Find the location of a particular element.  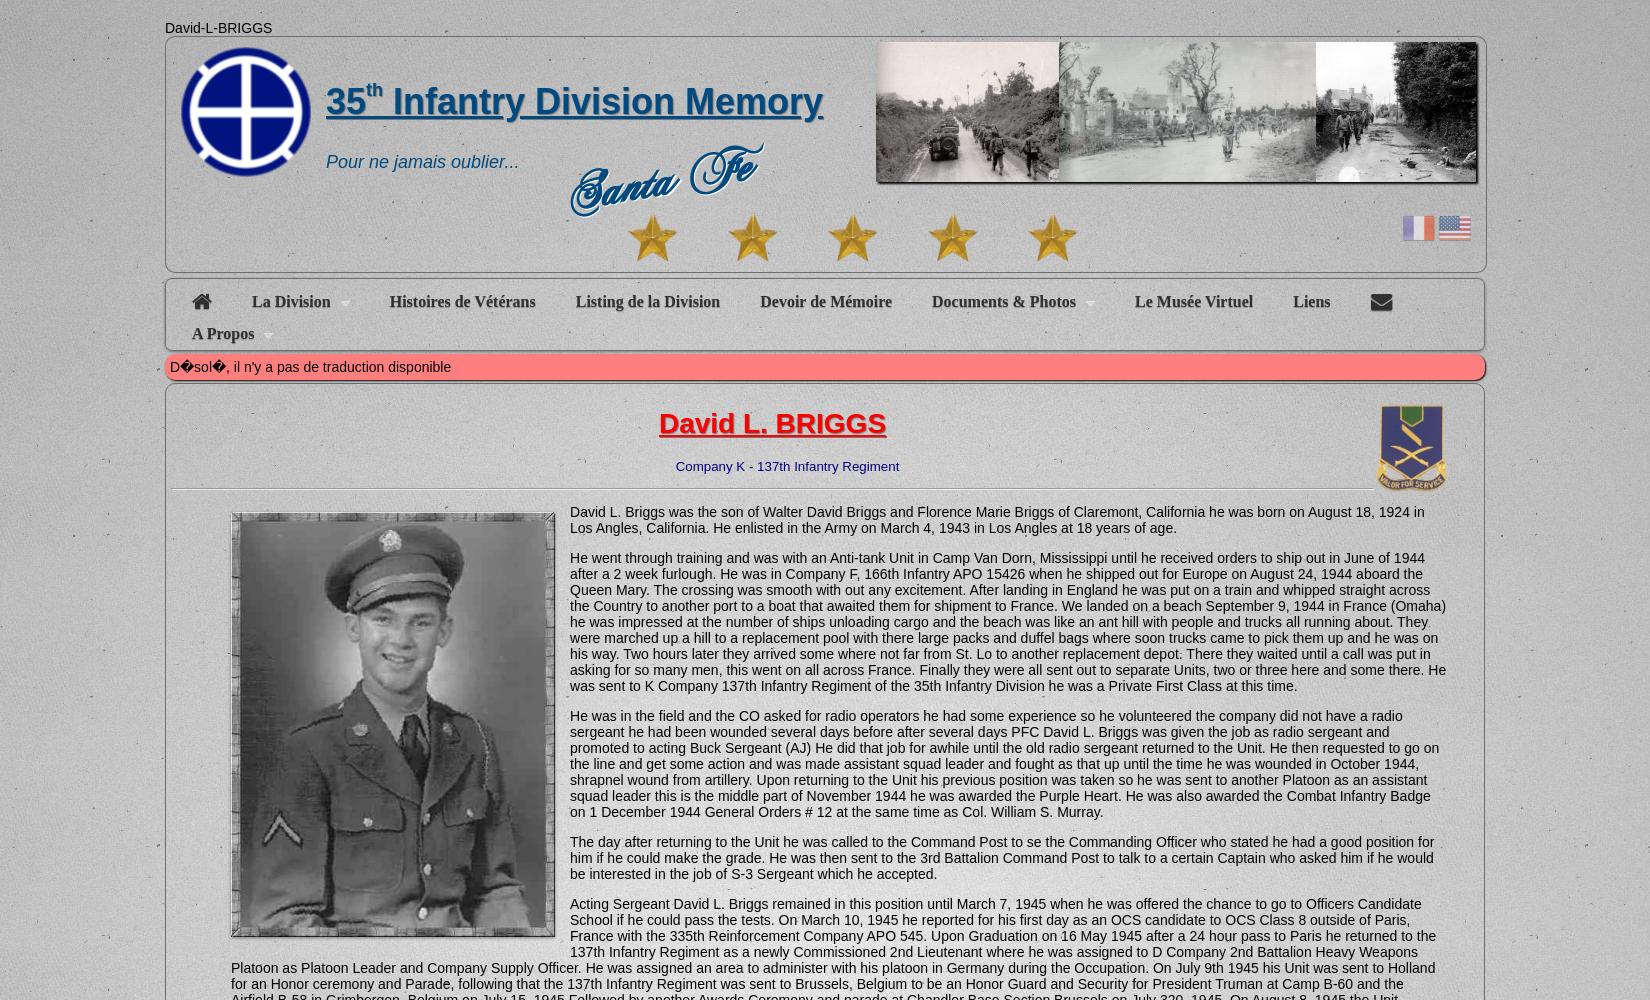

'He went through training and was with an Anti-tank Unit in Camp Van Dorn, Mississippi until he received orders to ship out in June of 1944 after a 2 week furlough. He was in Company F, 166th Infantry APO 15426 when he shipped out for Europe on August 24, 1944 aboard the Queen Mary. The crossing was smooth with out any excitement. After landing in England he was put on a train and whipped straight across the Country to another port to a boat that awaited them for shipment to France. We landed on a beach September 9, 1944 in France (Omaha) he was impressed at the number of ships unloading cargo and the beach was like an ant hill with people and trucks all running about. They were marched up a hill to a replacement pool with there large packs and duffel bags where soon trucks came to pick them up and he was on his way. Two hours later they arrived some where not far from St. Lo to another replacement depot. There they waited until a call was put in asking for so many men, this went on all across France. Finally they were all sent out to separate Units, two or three here and some there. He was sent to K Company 137th Infantry Regiment of the 35th Infantry Division he was a Private First Class at this time.' is located at coordinates (1007, 620).